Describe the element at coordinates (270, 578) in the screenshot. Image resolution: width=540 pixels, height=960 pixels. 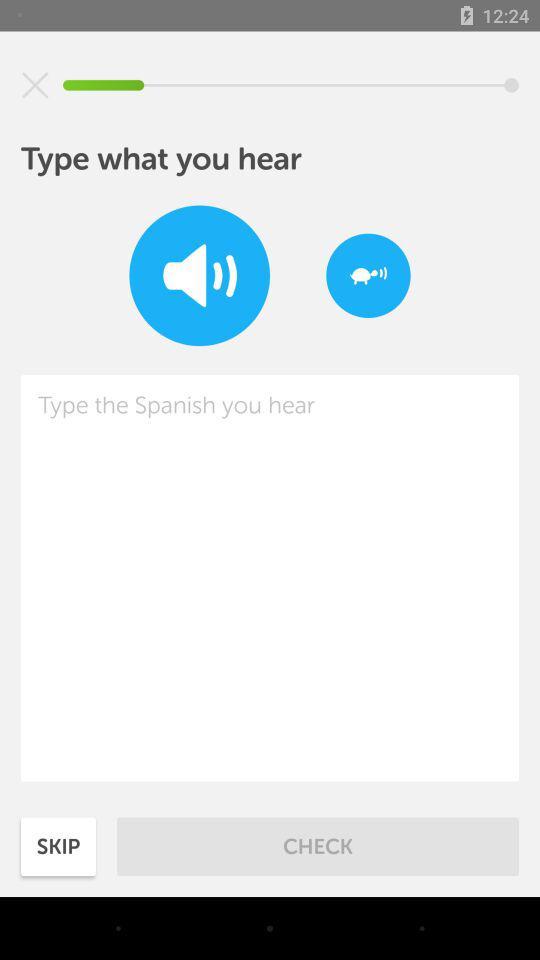
I see `area to enter asphanumeric data` at that location.